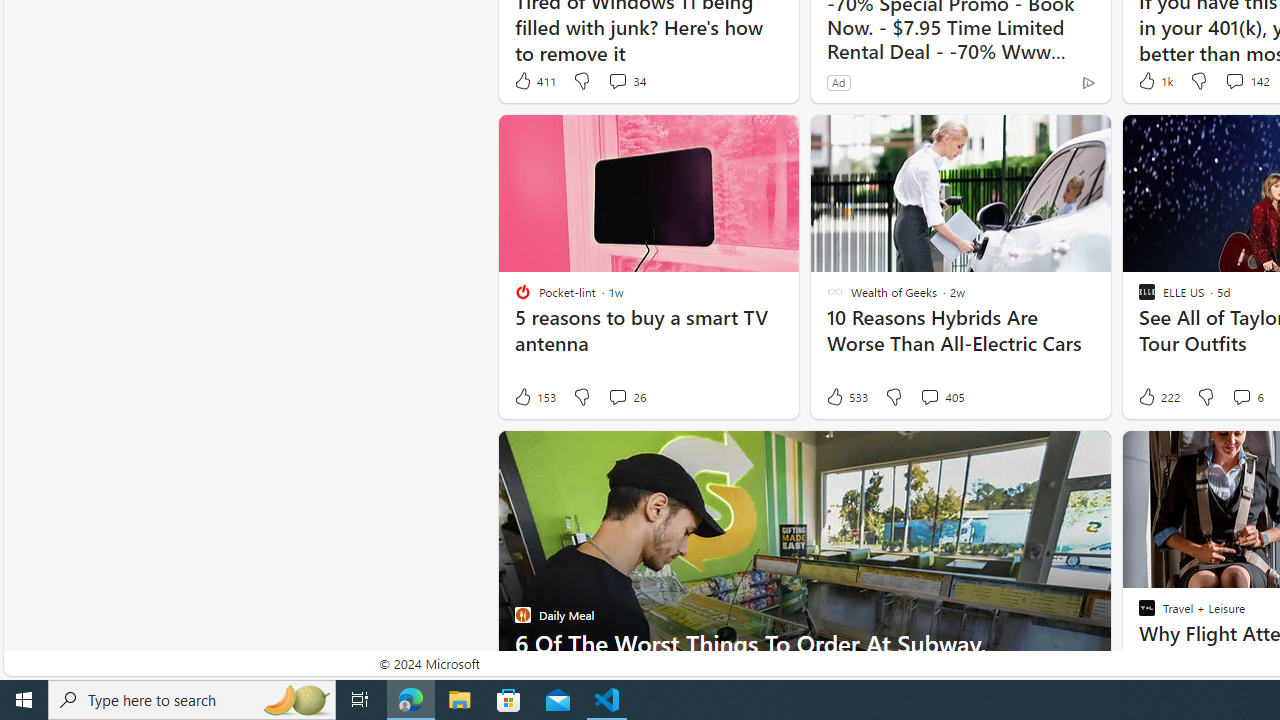  I want to click on 'View comments 34 Comment', so click(616, 80).